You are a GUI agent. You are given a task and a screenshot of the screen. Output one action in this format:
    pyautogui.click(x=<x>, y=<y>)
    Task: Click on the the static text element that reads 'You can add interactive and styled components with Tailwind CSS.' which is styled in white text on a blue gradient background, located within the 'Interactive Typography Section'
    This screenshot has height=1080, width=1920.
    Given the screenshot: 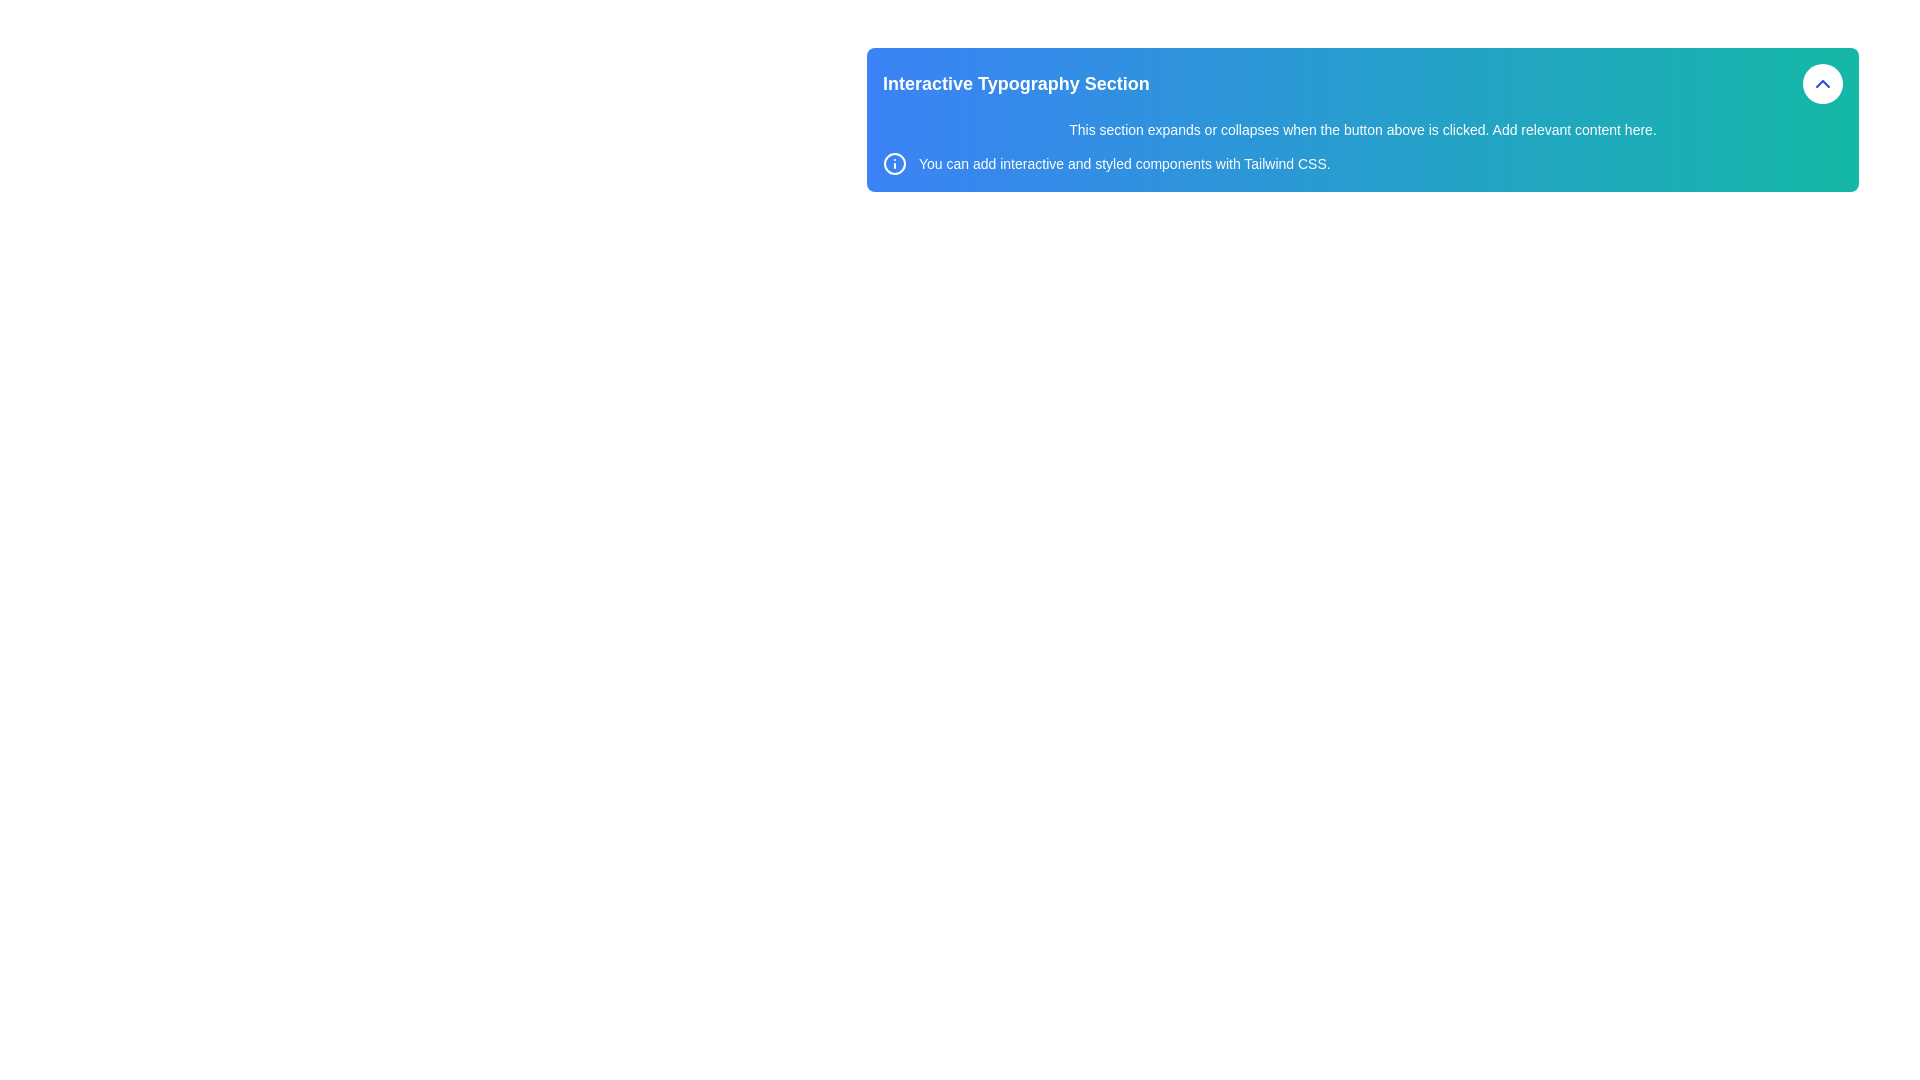 What is the action you would take?
    pyautogui.click(x=1124, y=163)
    